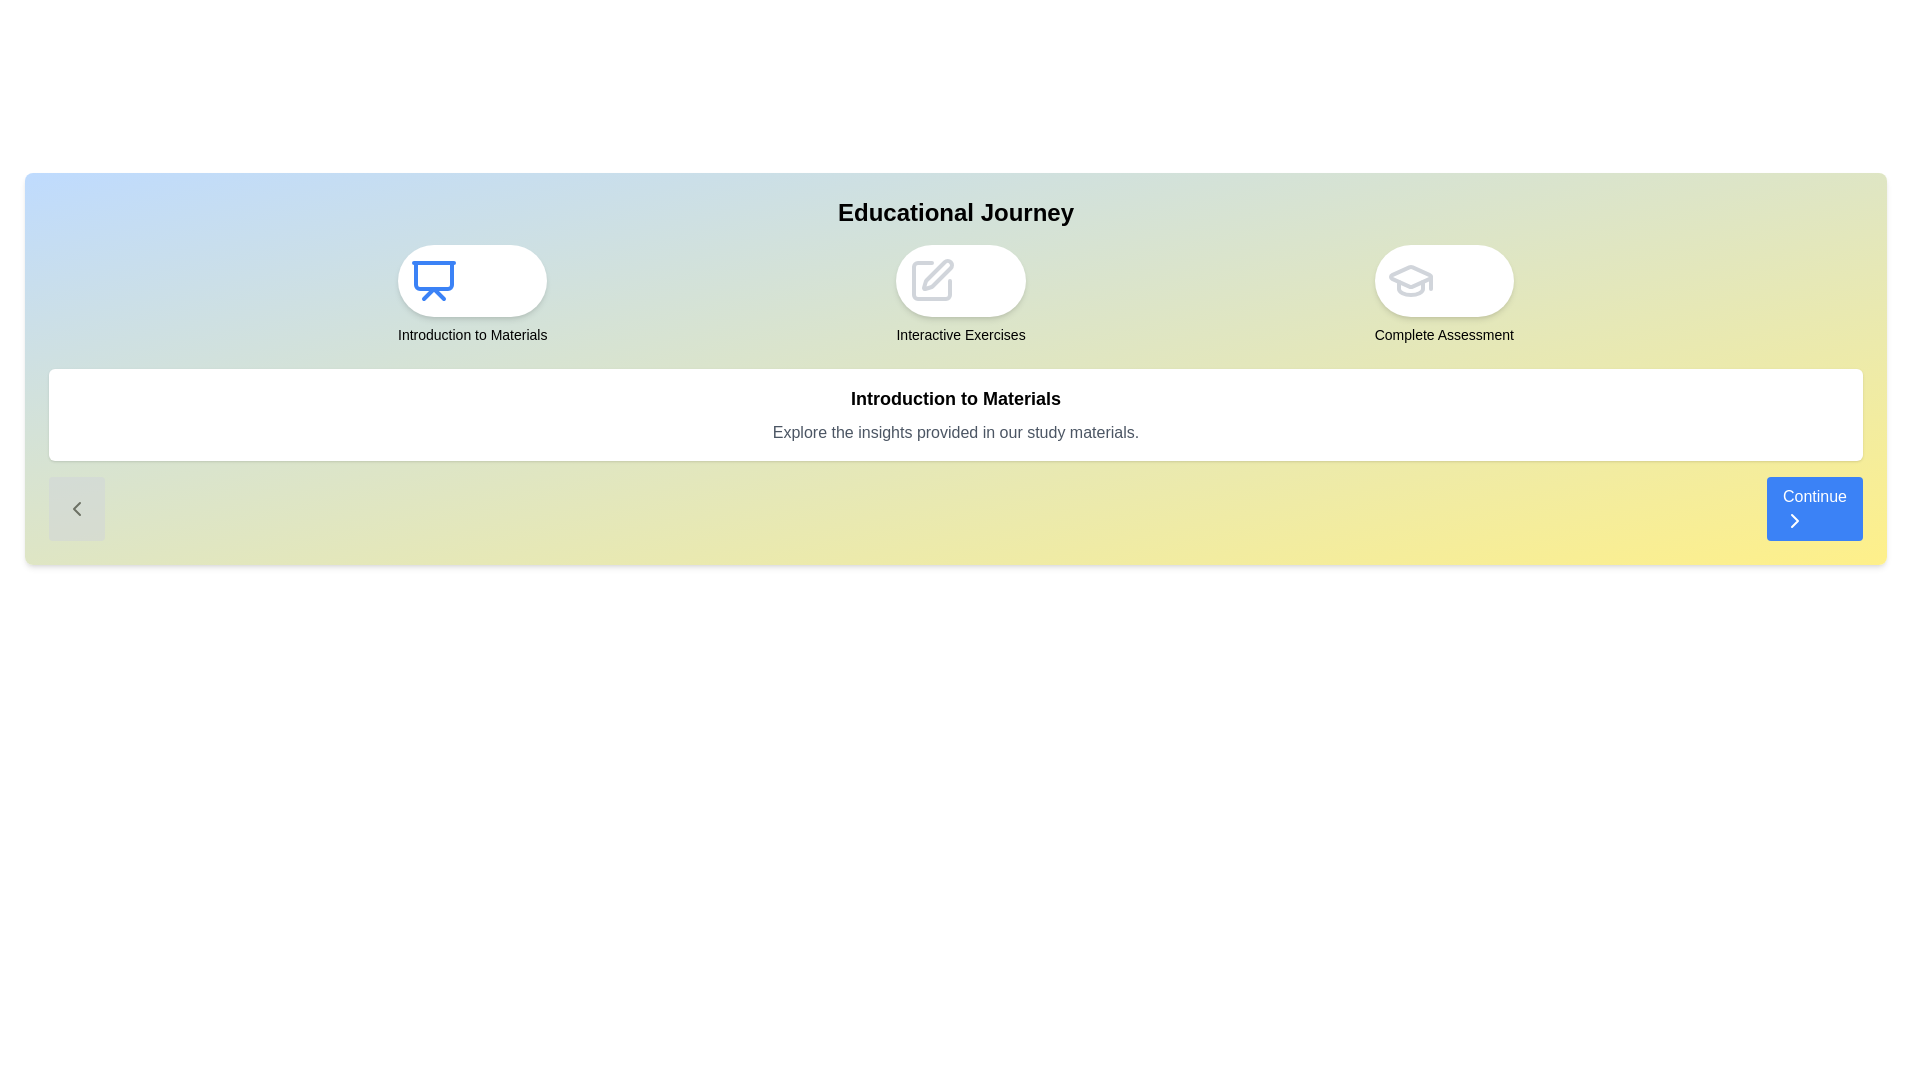  Describe the element at coordinates (960, 281) in the screenshot. I see `the milestone icon corresponding to Interactive Exercises for visual inspection` at that location.